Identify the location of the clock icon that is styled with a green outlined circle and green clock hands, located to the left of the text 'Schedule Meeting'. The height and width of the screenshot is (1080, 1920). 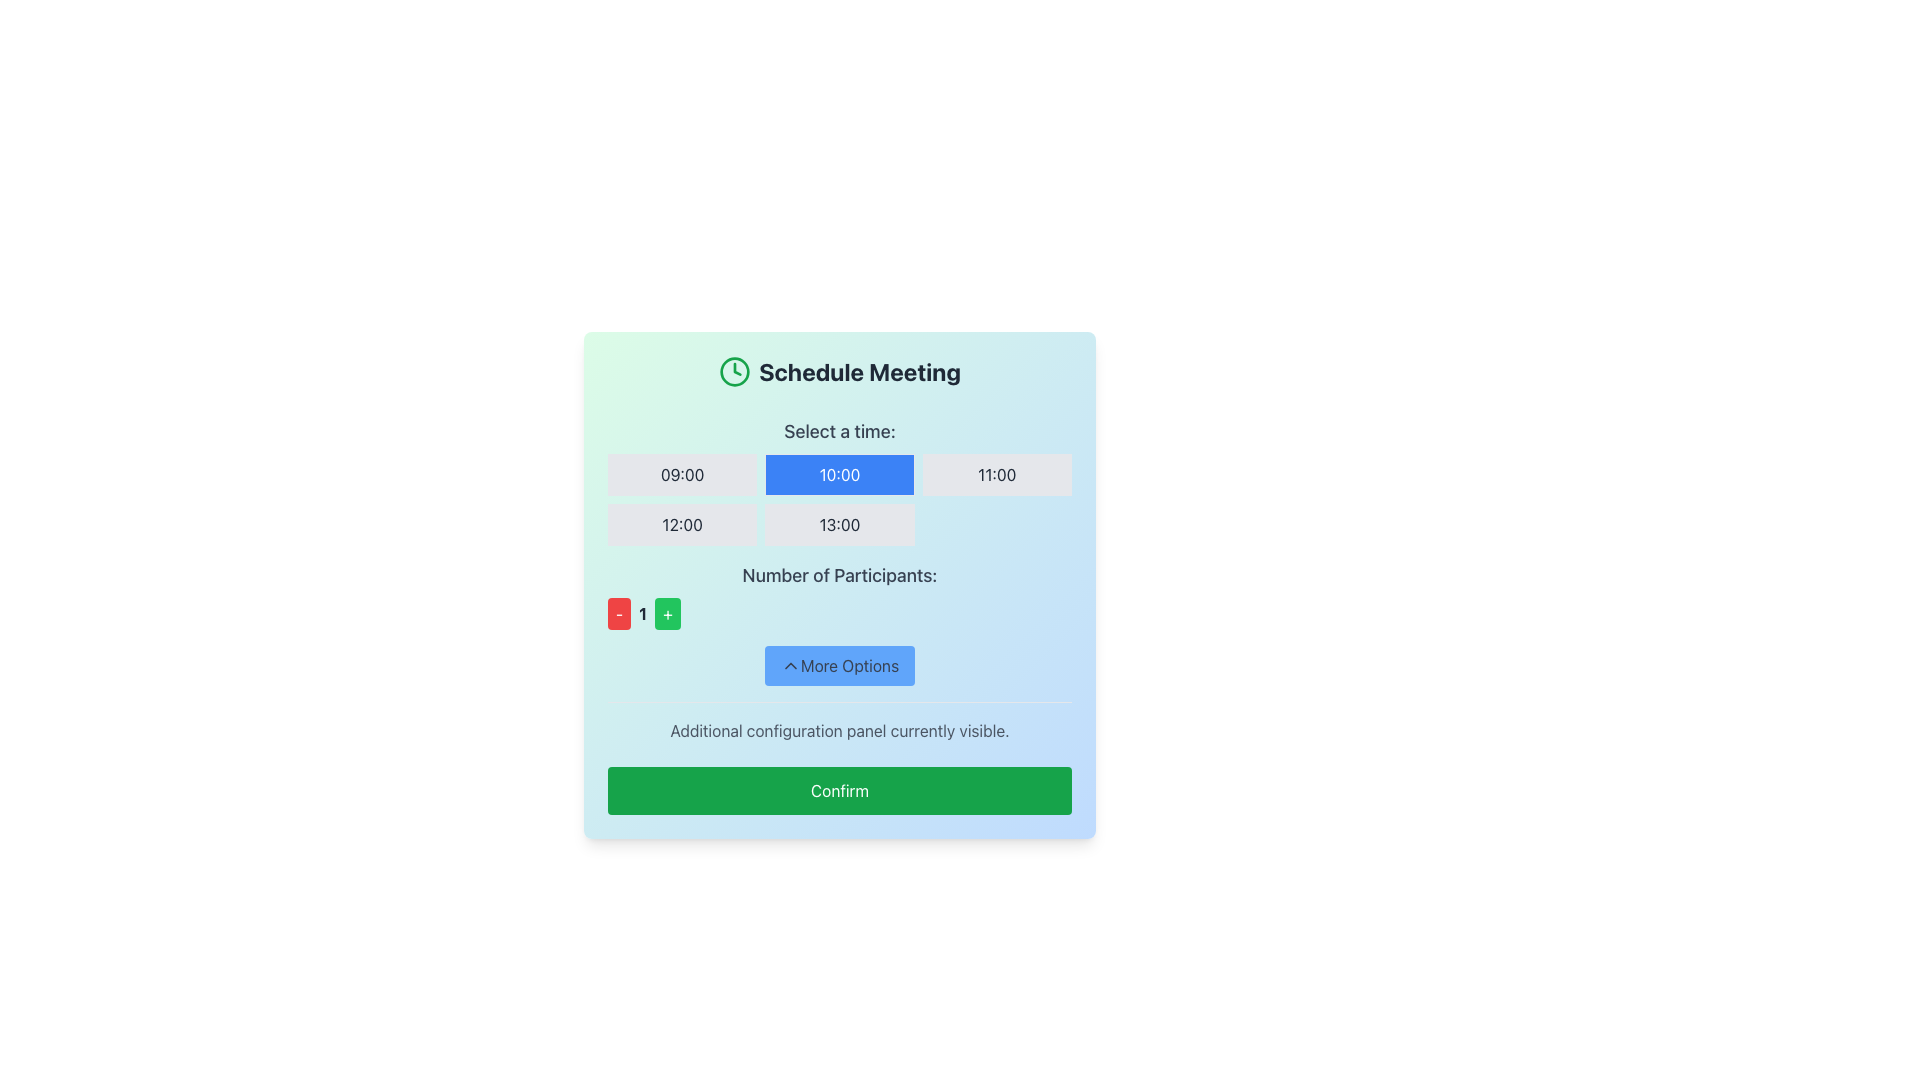
(734, 371).